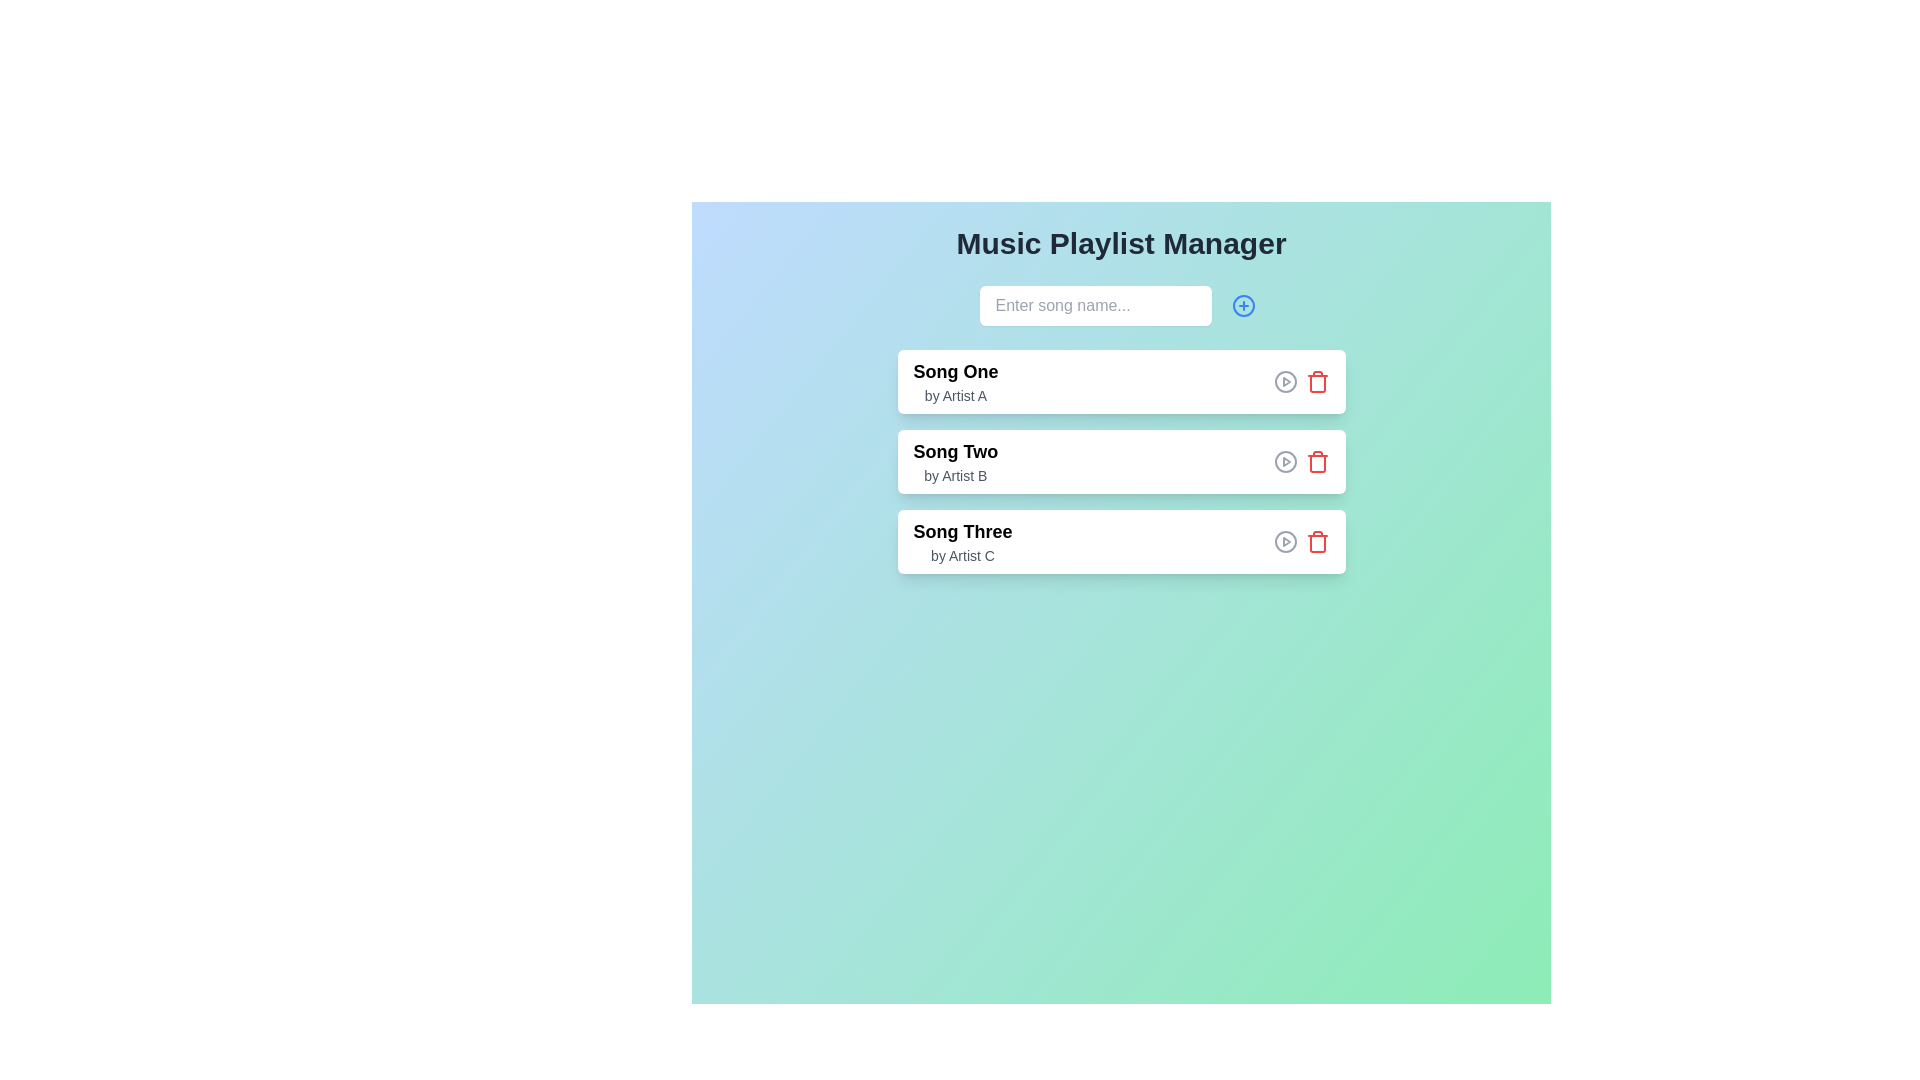 This screenshot has height=1080, width=1920. What do you see at coordinates (954, 381) in the screenshot?
I see `the text label displaying the first song title and artist's name in the music playlist manager for potential additional interactions` at bounding box center [954, 381].